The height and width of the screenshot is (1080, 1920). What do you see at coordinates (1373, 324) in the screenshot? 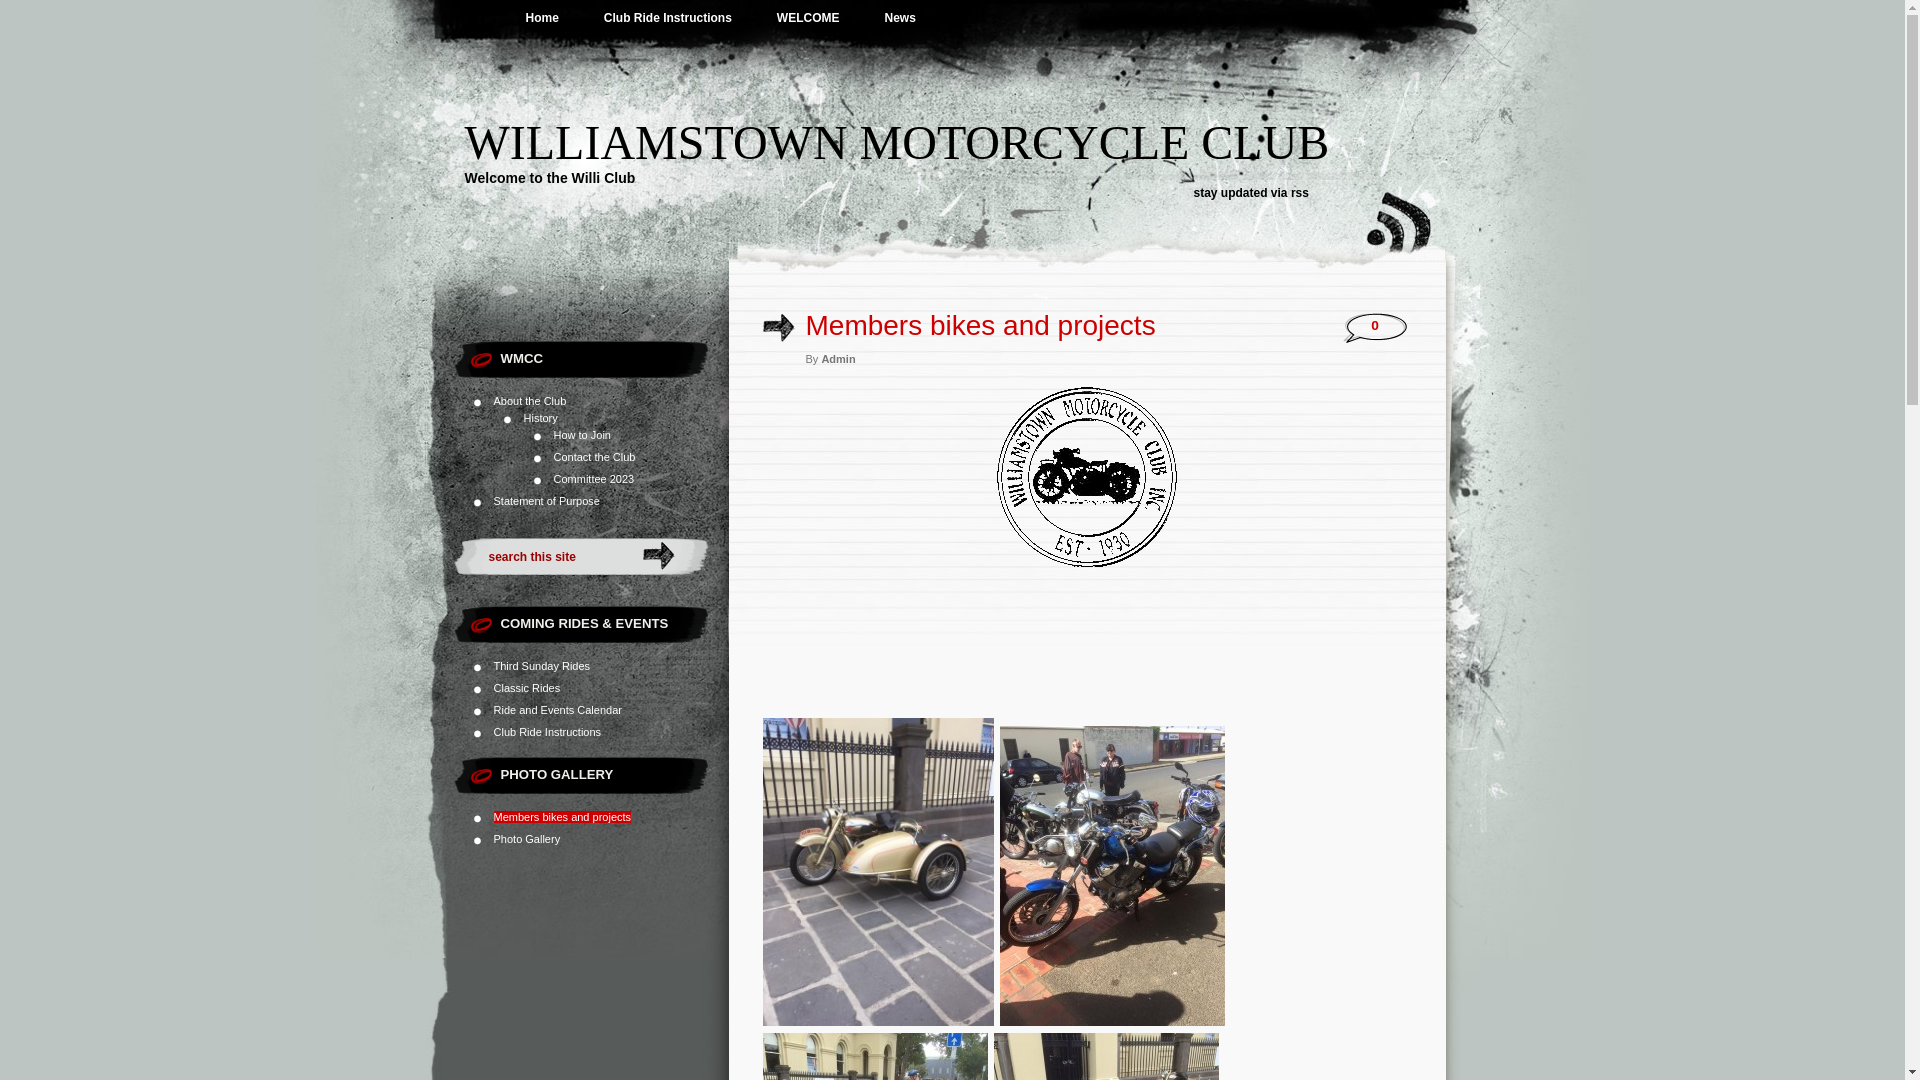
I see `'0'` at bounding box center [1373, 324].